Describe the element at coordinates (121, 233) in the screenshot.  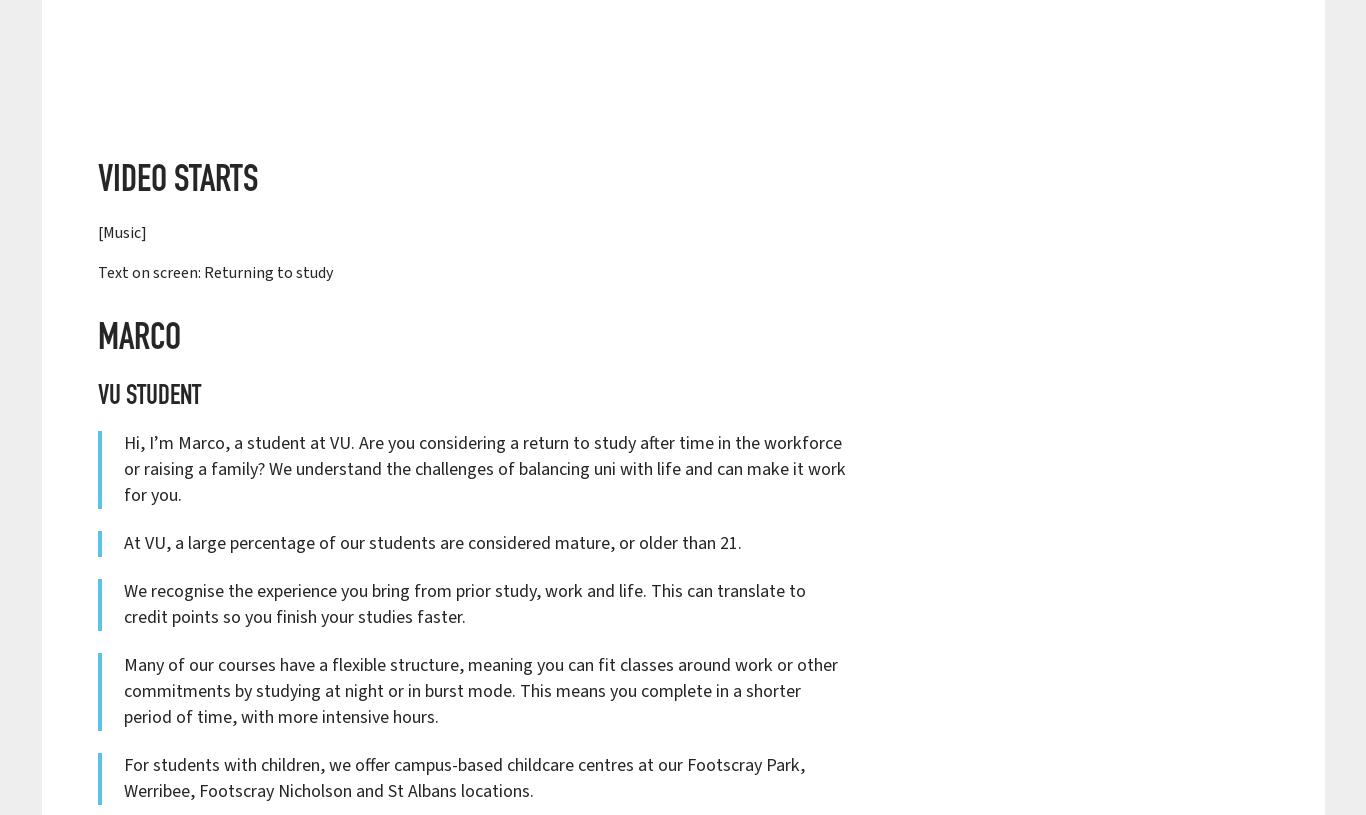
I see `'[Music]'` at that location.